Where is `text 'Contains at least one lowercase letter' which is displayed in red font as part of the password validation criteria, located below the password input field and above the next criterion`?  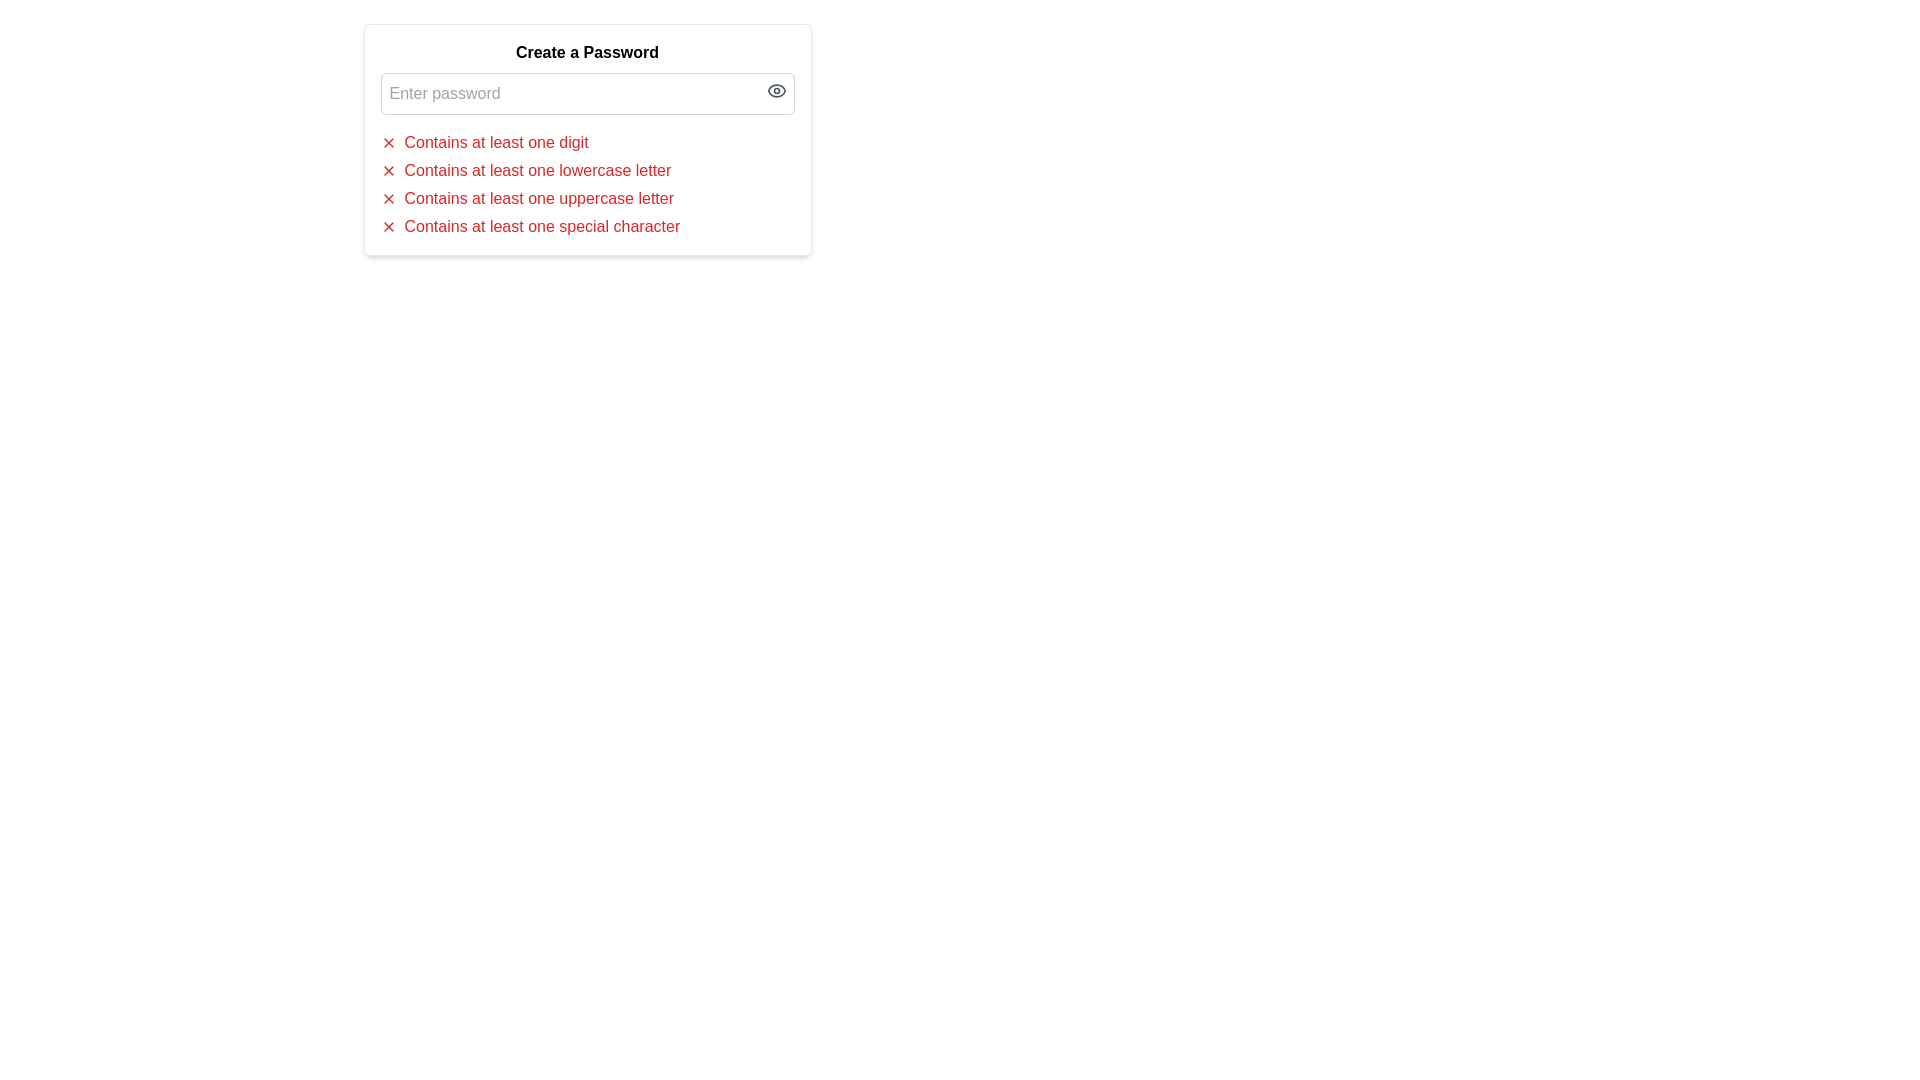 text 'Contains at least one lowercase letter' which is displayed in red font as part of the password validation criteria, located below the password input field and above the next criterion is located at coordinates (537, 169).